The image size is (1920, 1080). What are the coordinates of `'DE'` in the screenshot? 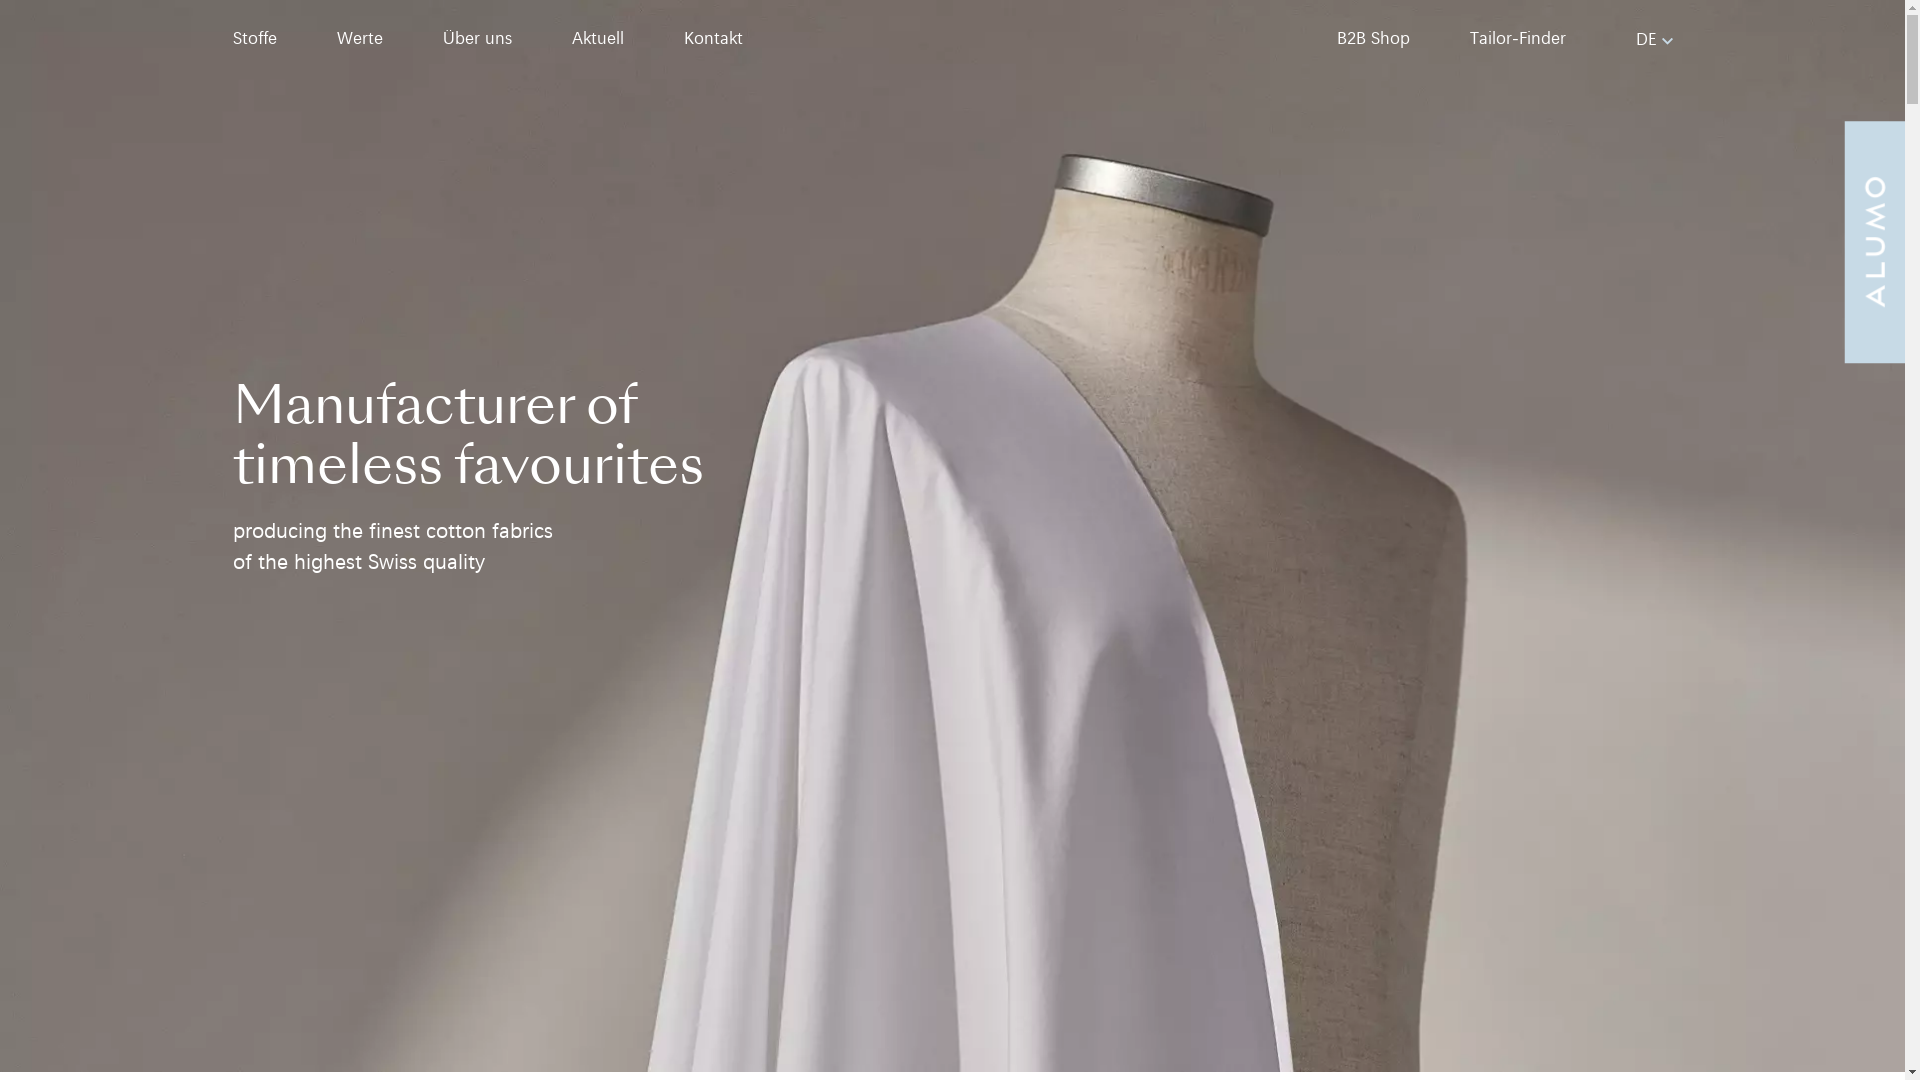 It's located at (1636, 38).